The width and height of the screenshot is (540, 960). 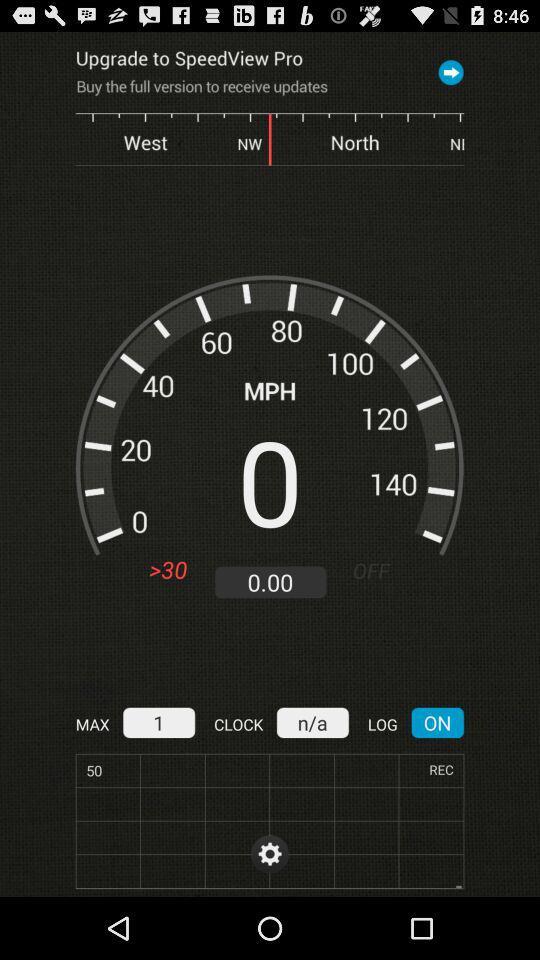 I want to click on item below the n/a, so click(x=270, y=853).